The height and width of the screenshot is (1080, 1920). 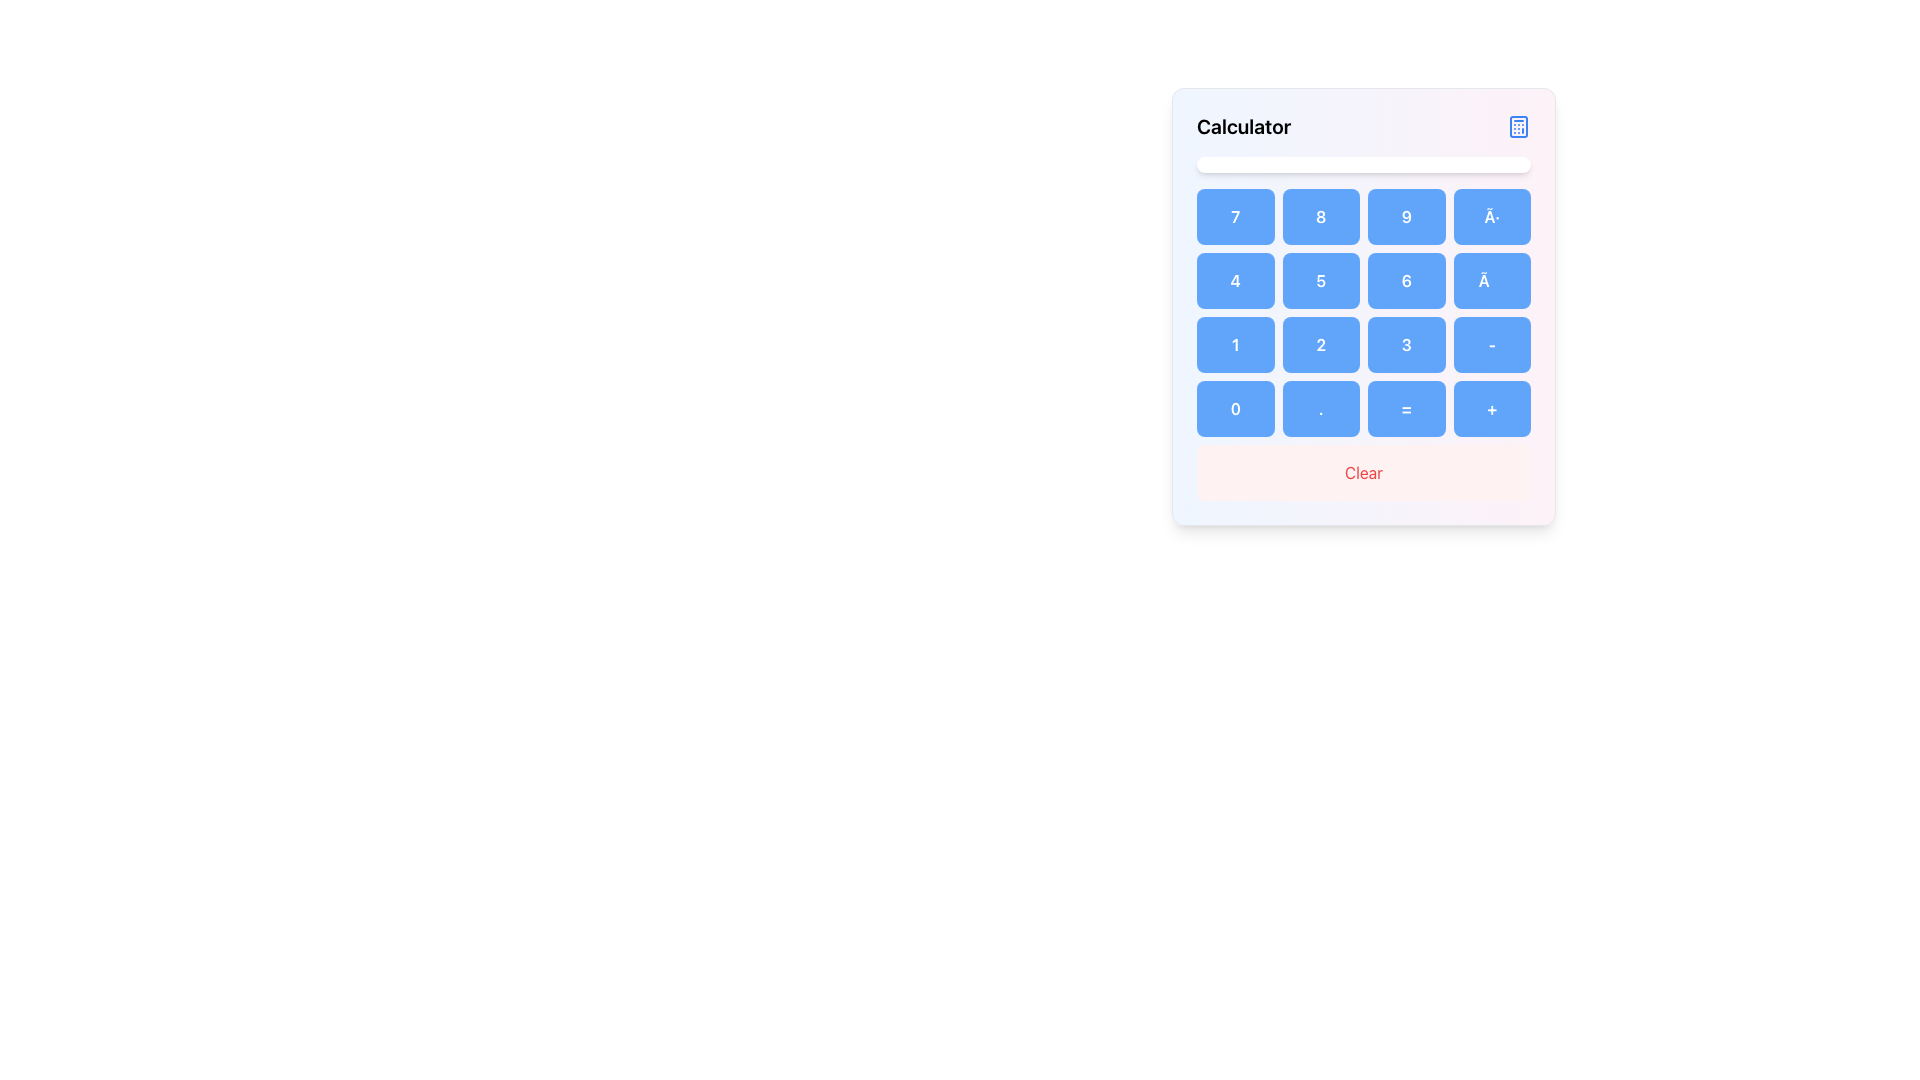 I want to click on the button labeled '9' in the calculator interface to input the number '9', so click(x=1405, y=216).